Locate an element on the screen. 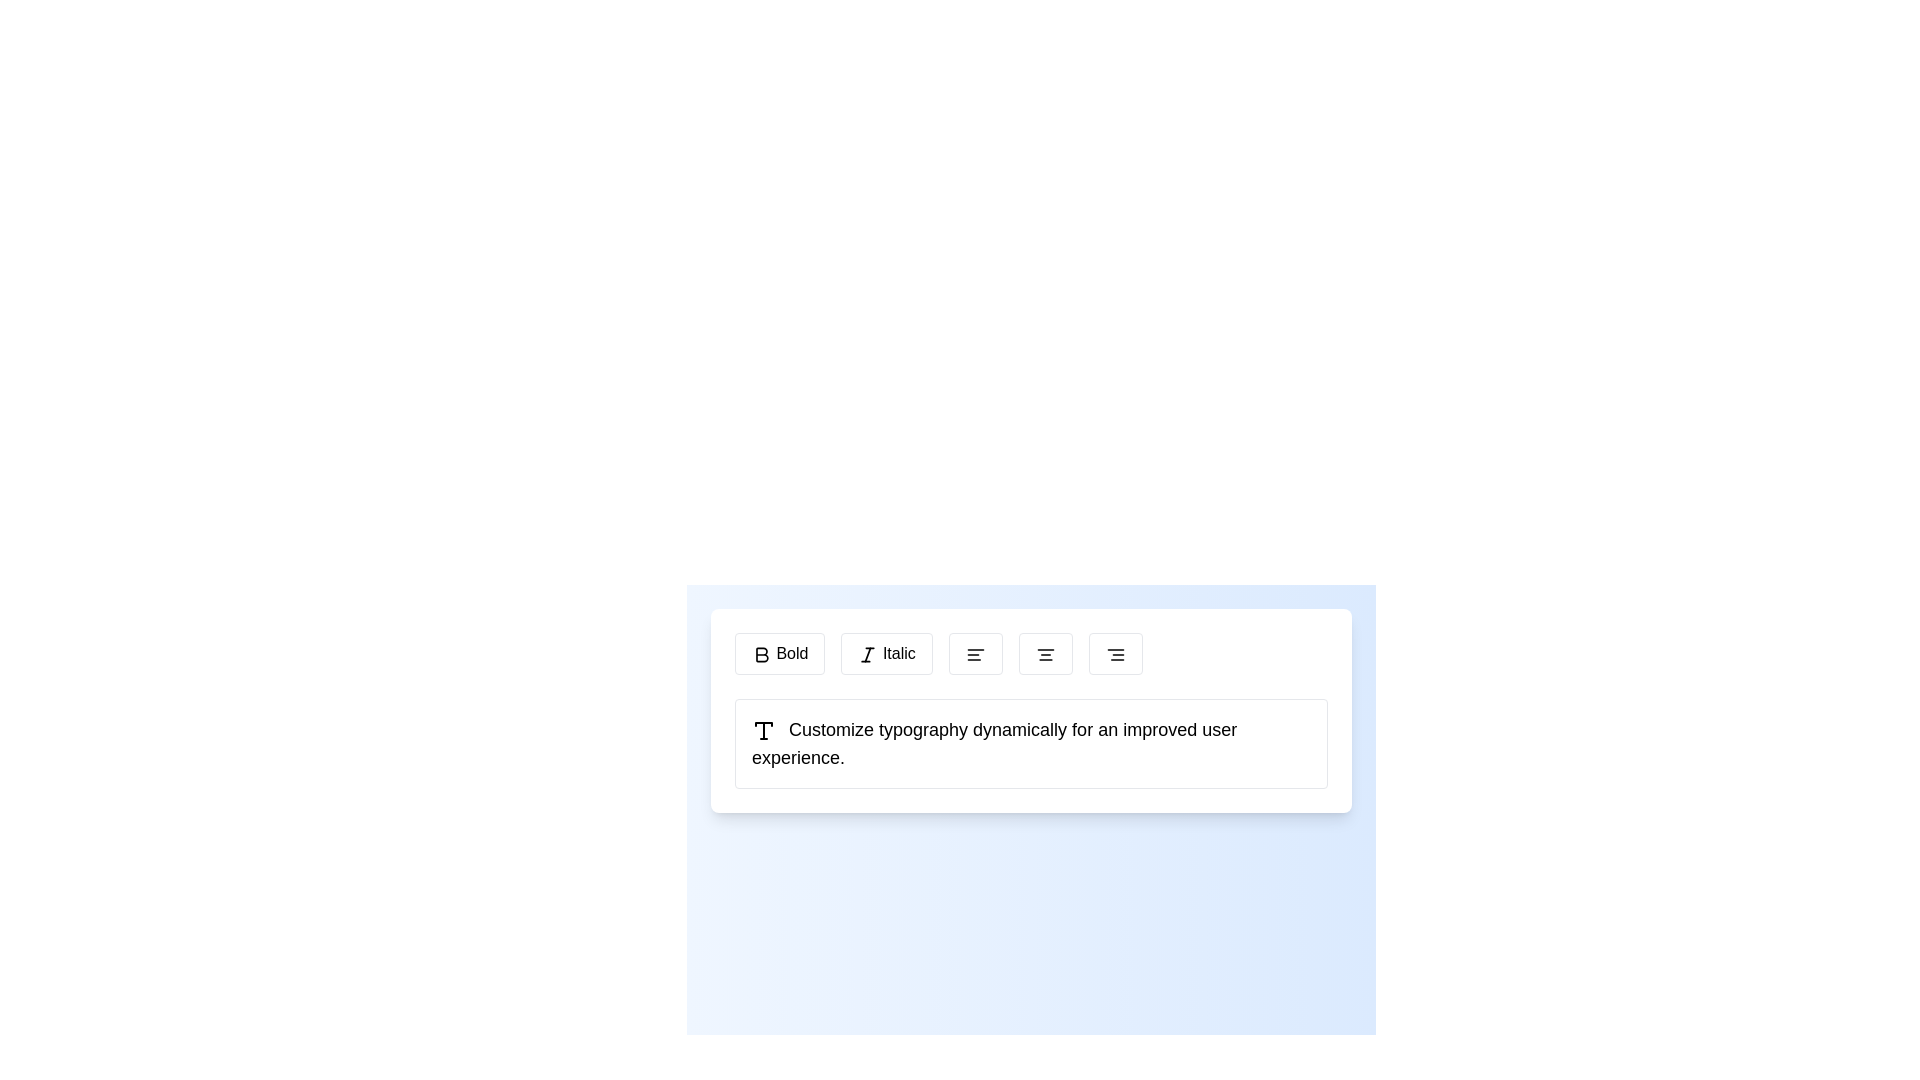  the right alignment button, which has a white background, black border, and an icon of three horizontal lines aligned to the right, to apply right alignment is located at coordinates (1114, 654).